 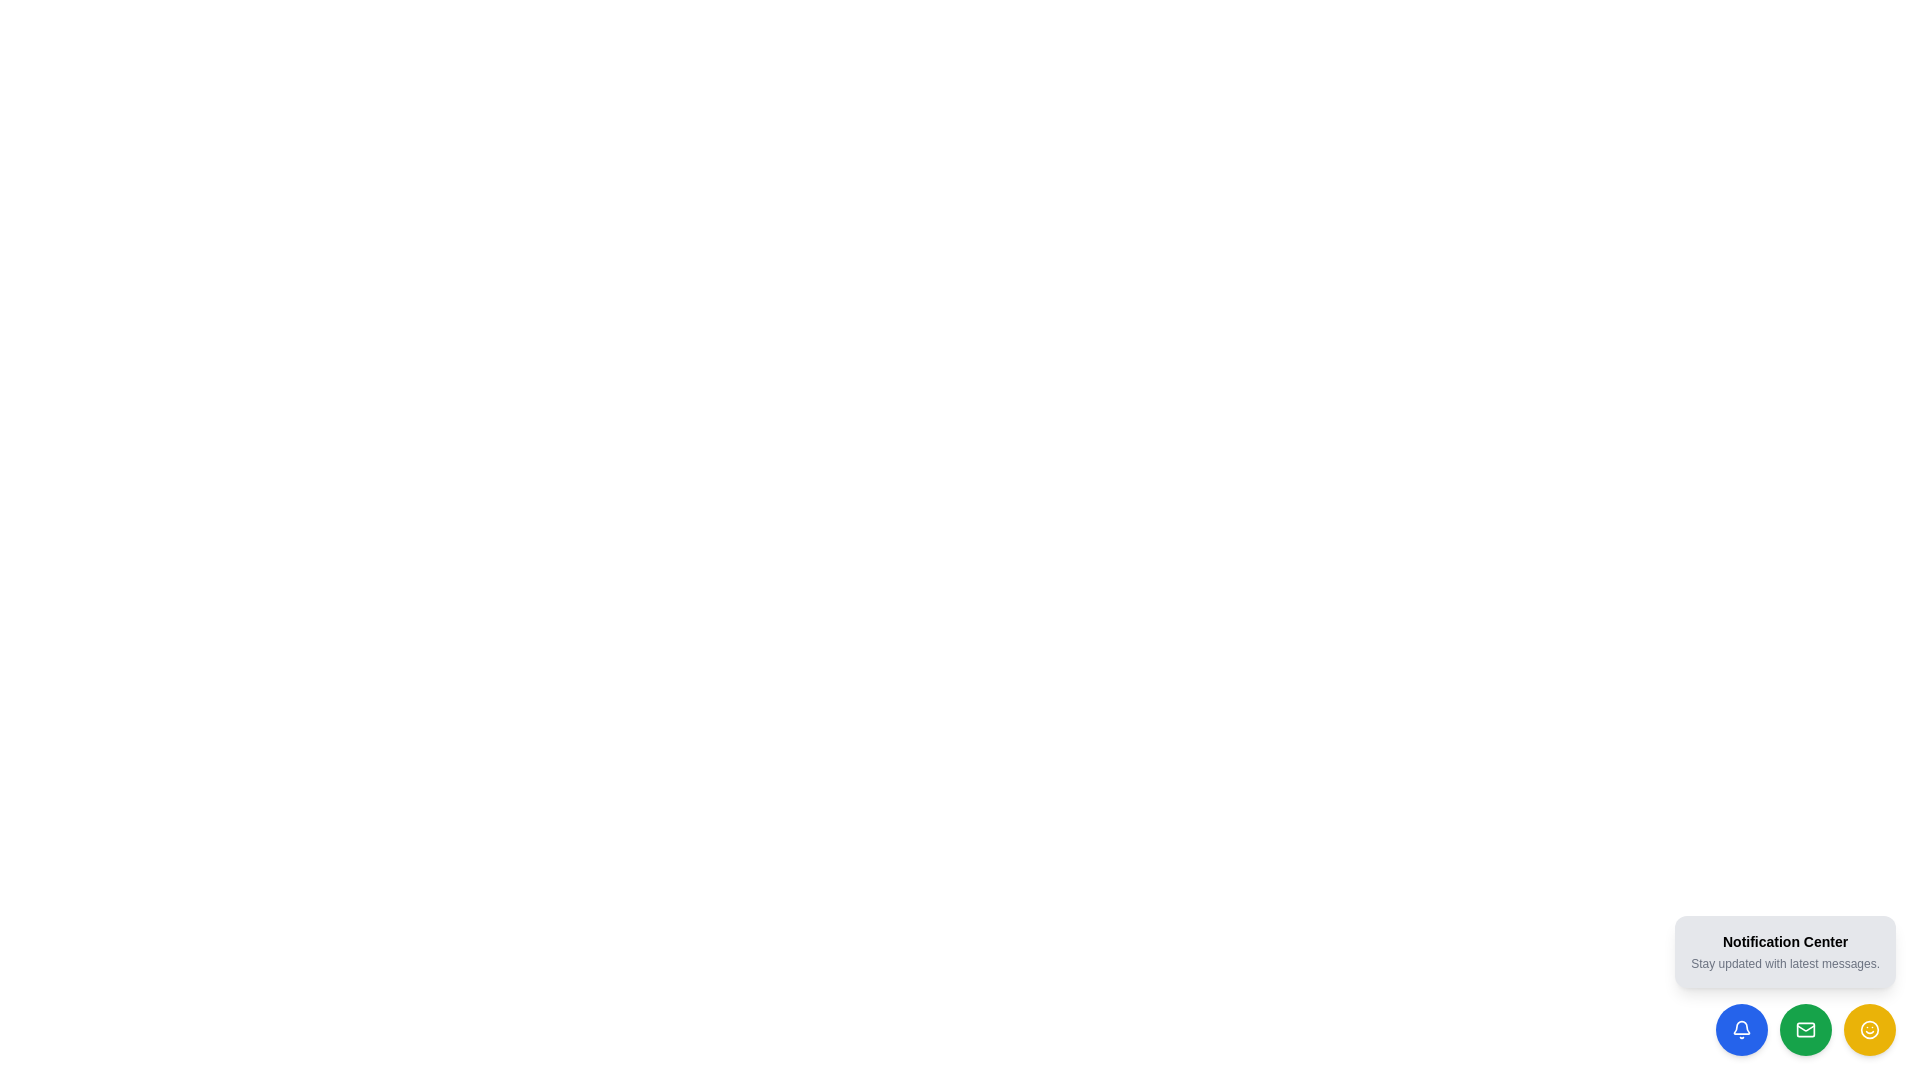 I want to click on the circular button with a yellow background and a smiling face icon, so click(x=1869, y=1029).